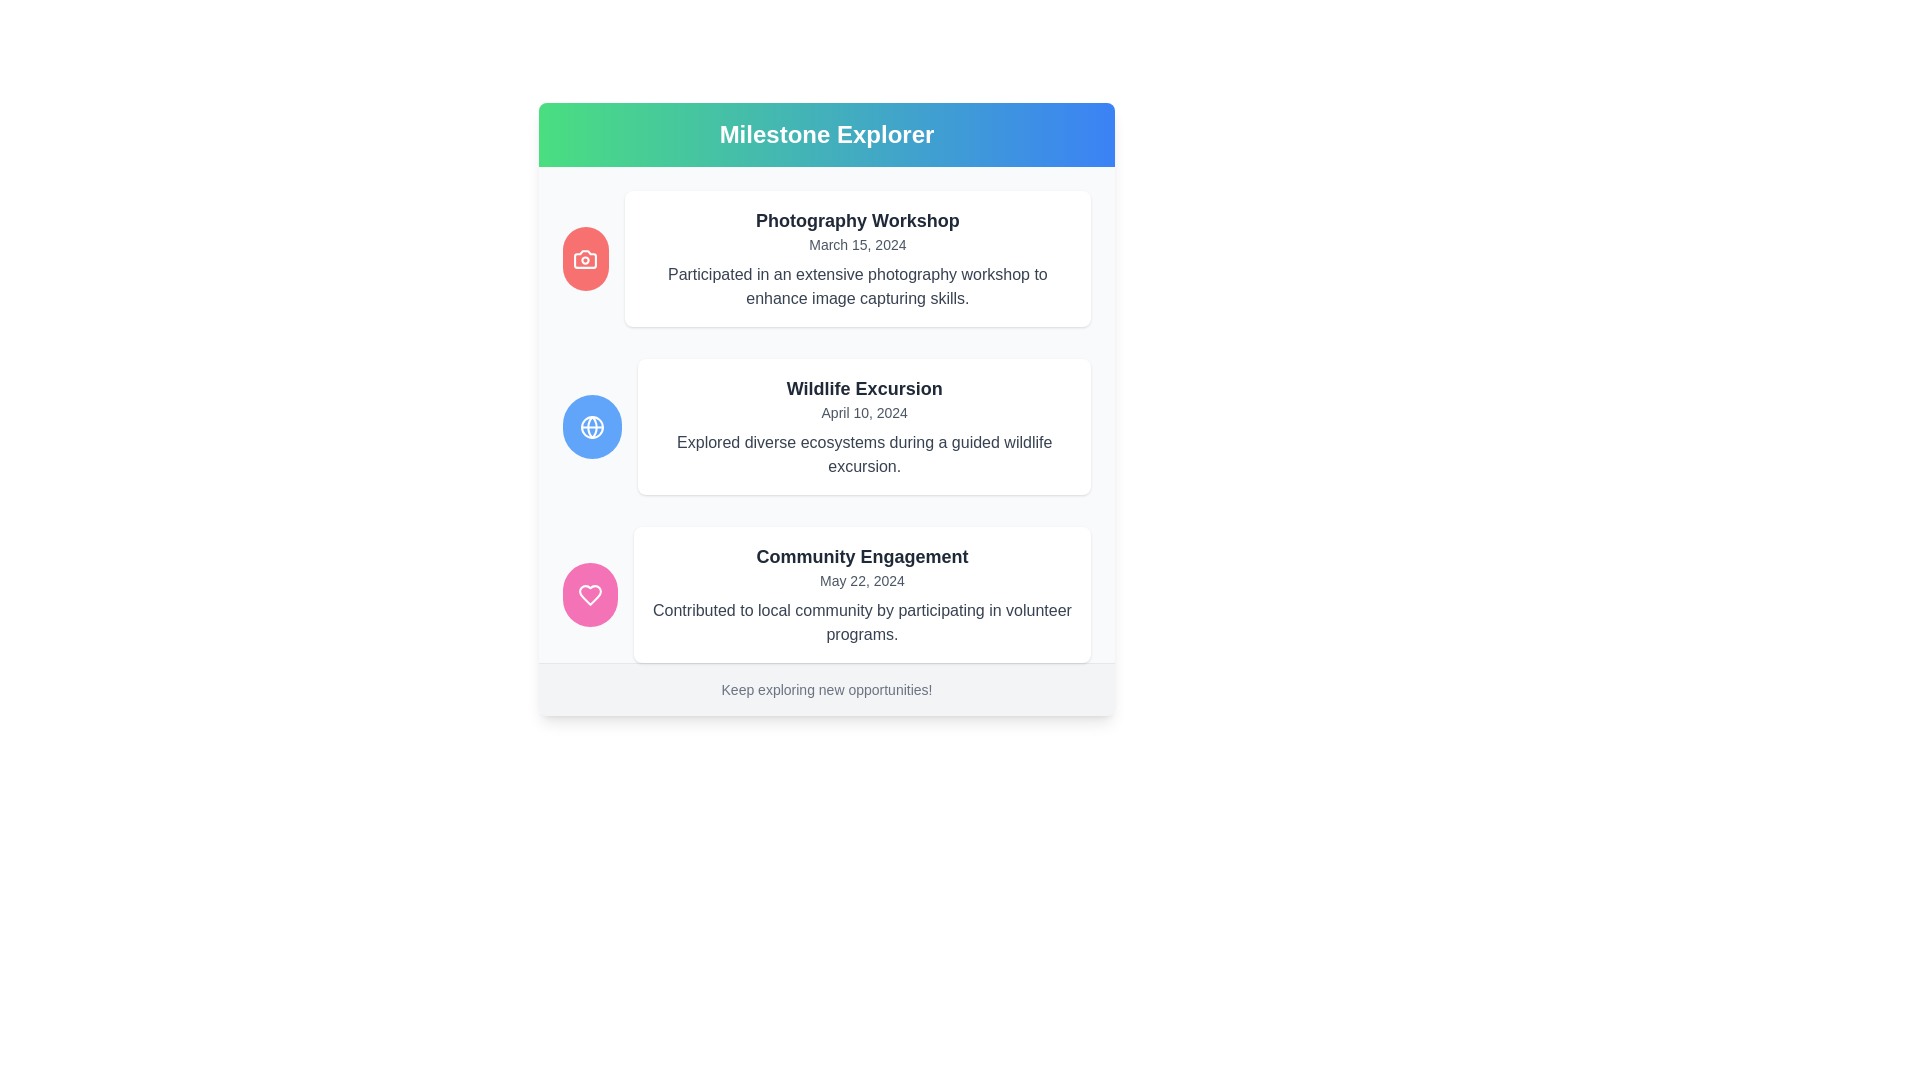 This screenshot has width=1920, height=1080. Describe the element at coordinates (826, 593) in the screenshot. I see `the textual block titled 'Community Engagement' that describes volunteer programs, located at the bottom of the event list under 'Milestone Explorer'` at that location.